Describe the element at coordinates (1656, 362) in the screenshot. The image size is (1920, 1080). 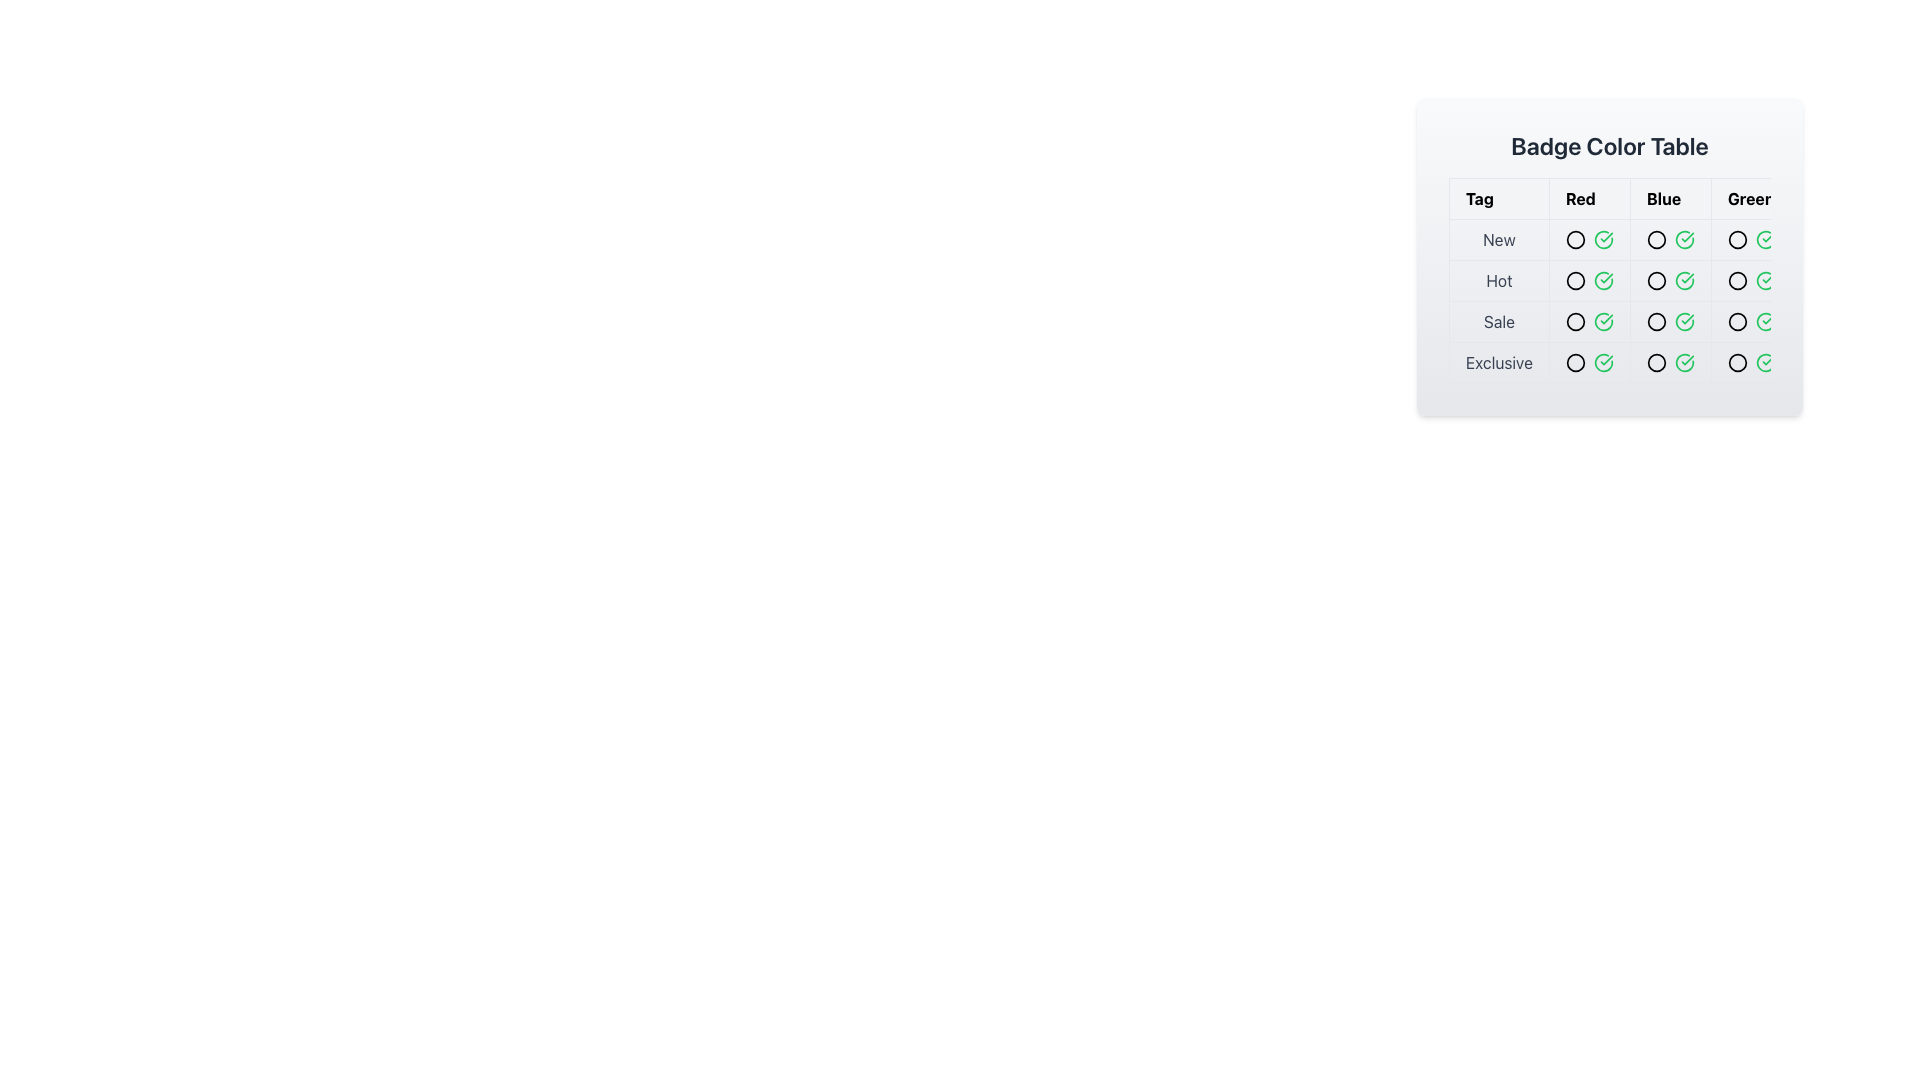
I see `the status marker icon located in the fourth row and second column of the 'Badge Color Table'` at that location.